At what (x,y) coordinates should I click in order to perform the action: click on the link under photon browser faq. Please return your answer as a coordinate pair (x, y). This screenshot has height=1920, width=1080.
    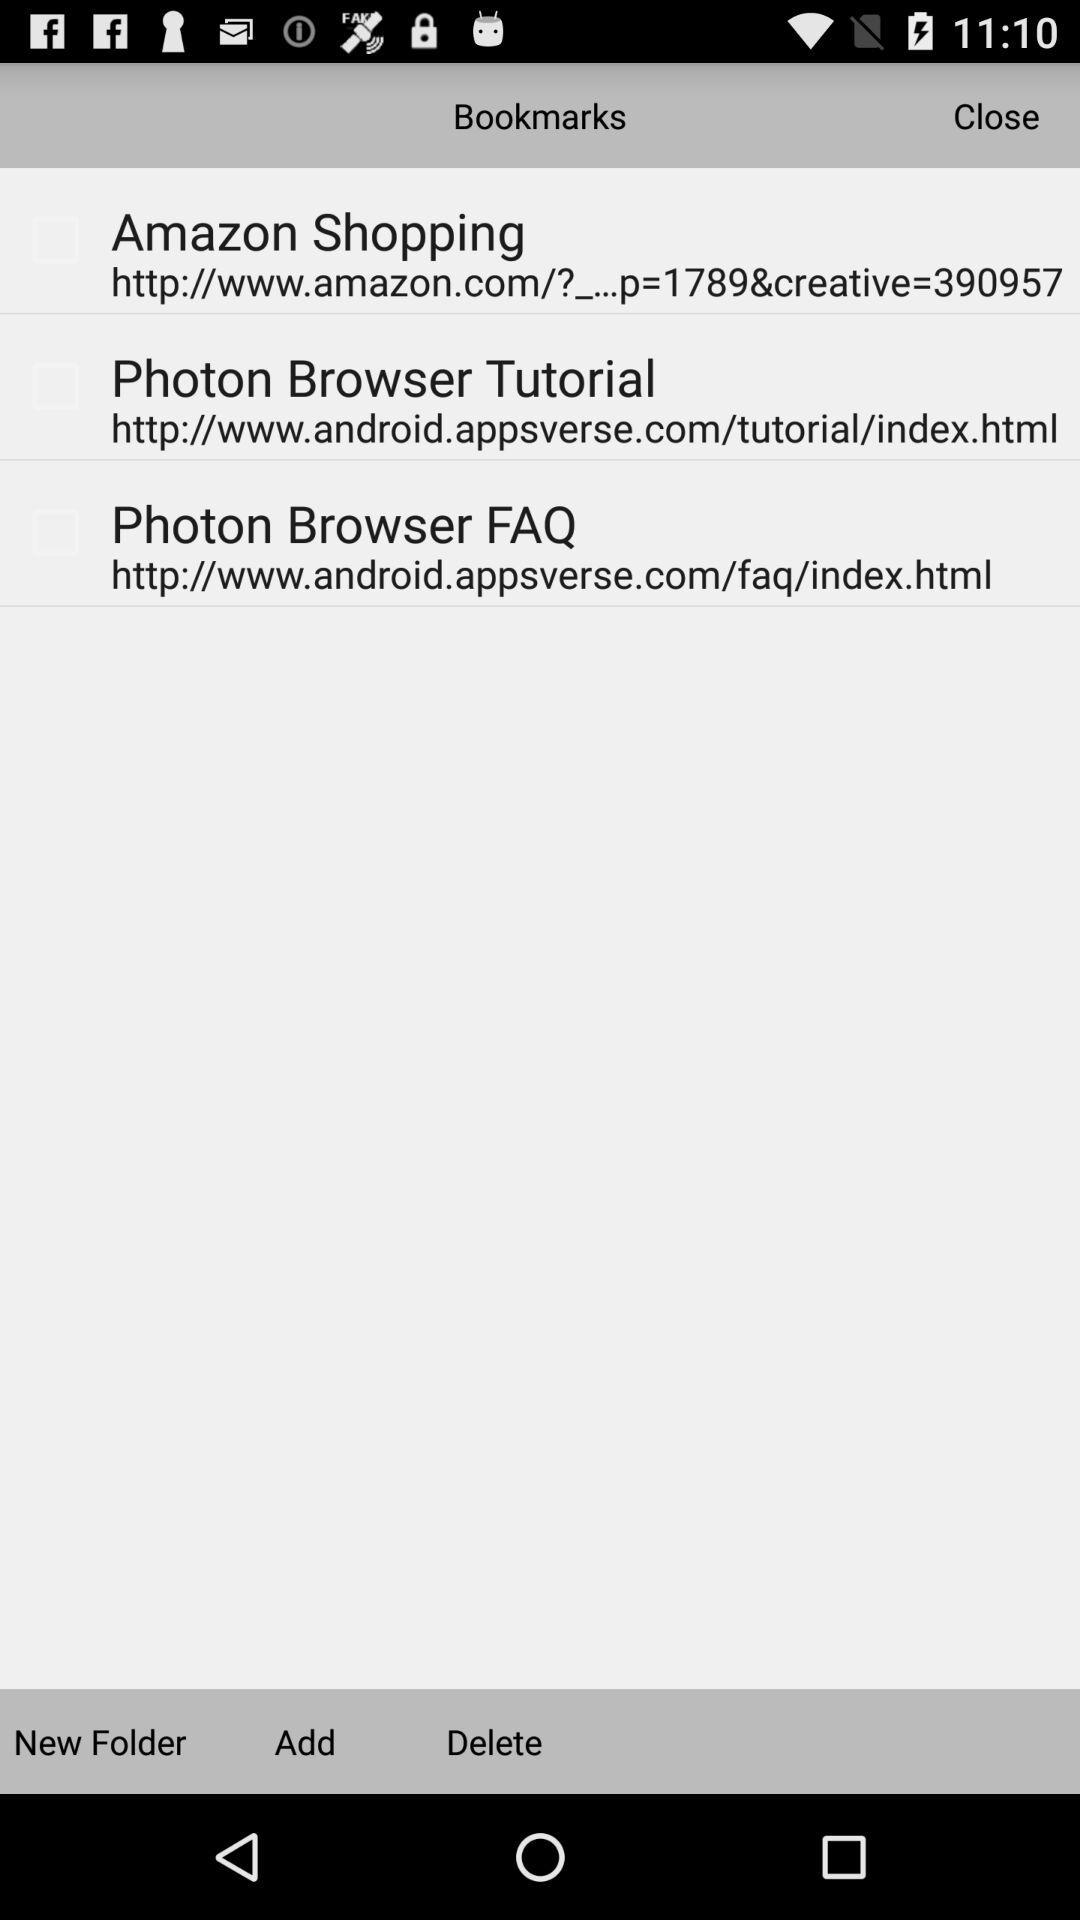
    Looking at the image, I should click on (551, 575).